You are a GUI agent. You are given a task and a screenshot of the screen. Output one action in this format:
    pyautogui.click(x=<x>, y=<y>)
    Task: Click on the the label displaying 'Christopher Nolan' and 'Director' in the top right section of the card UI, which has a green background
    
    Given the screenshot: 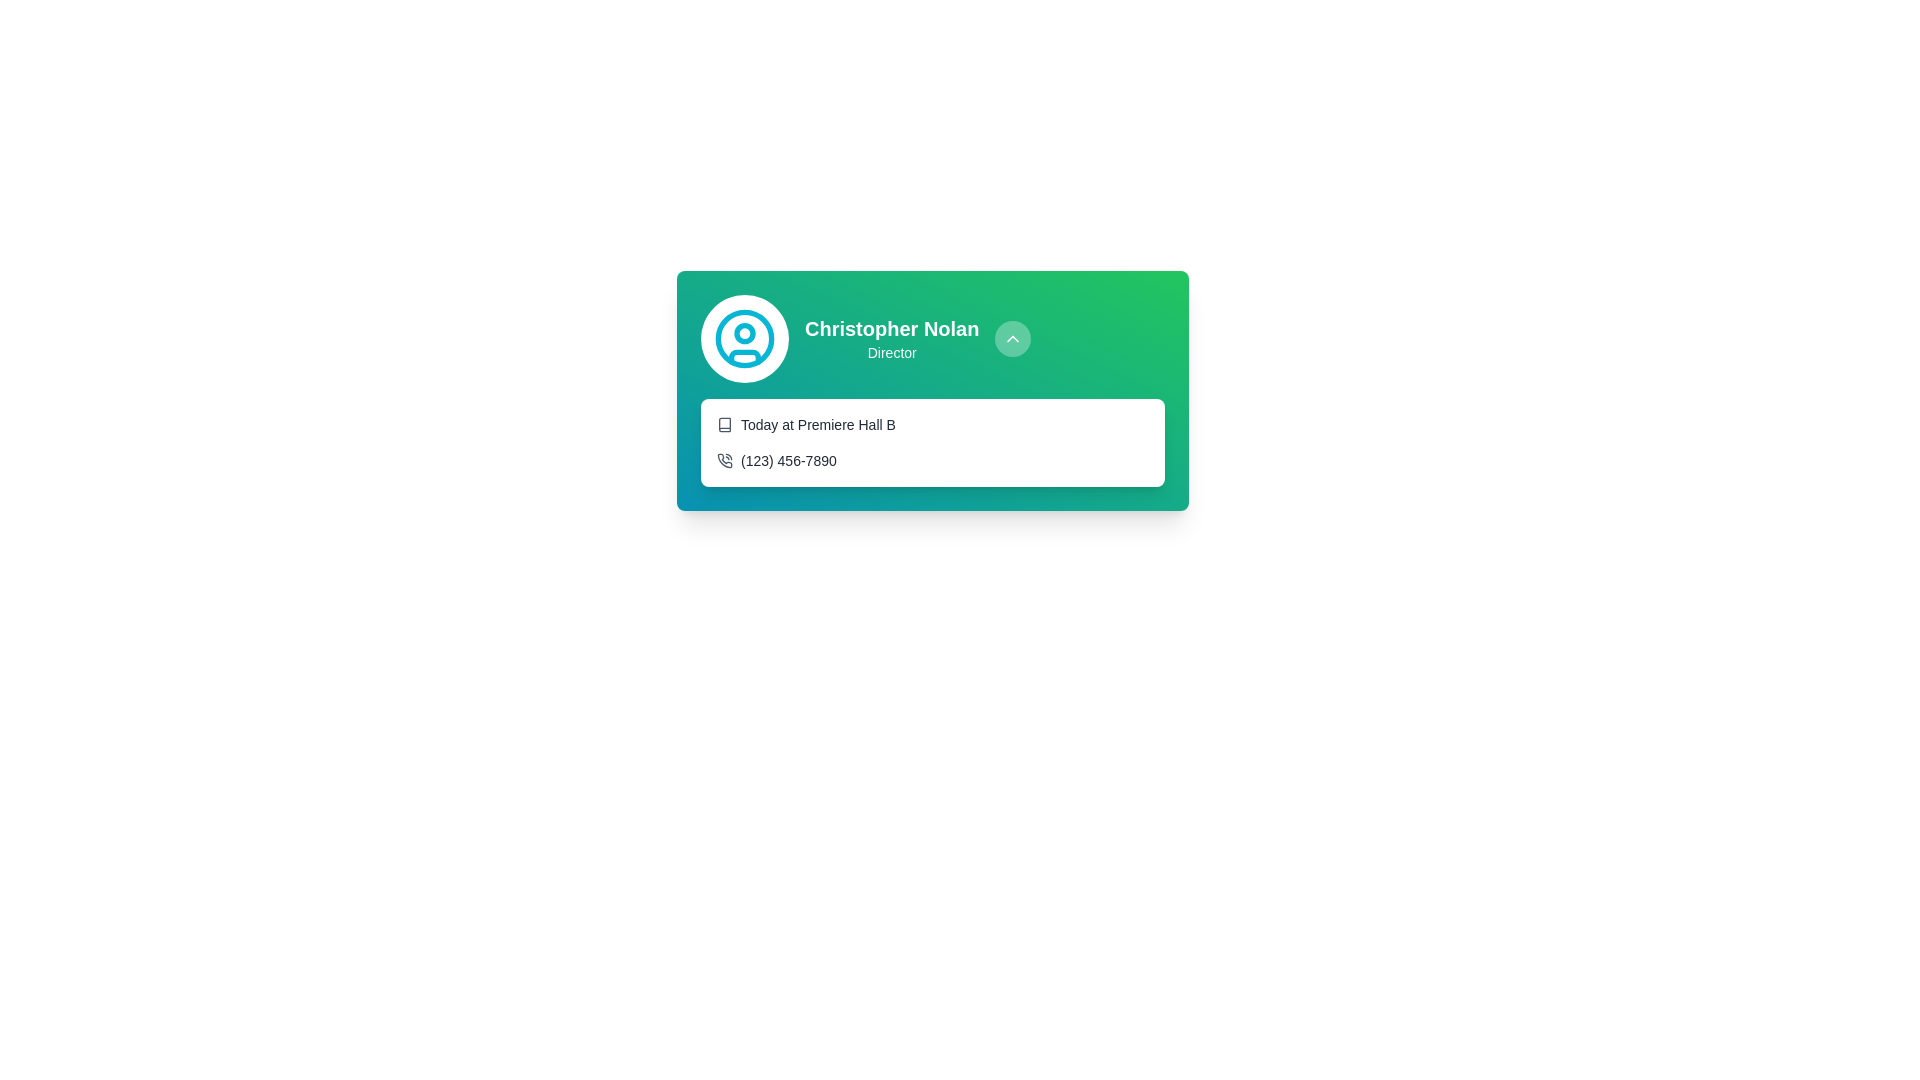 What is the action you would take?
    pyautogui.click(x=891, y=338)
    